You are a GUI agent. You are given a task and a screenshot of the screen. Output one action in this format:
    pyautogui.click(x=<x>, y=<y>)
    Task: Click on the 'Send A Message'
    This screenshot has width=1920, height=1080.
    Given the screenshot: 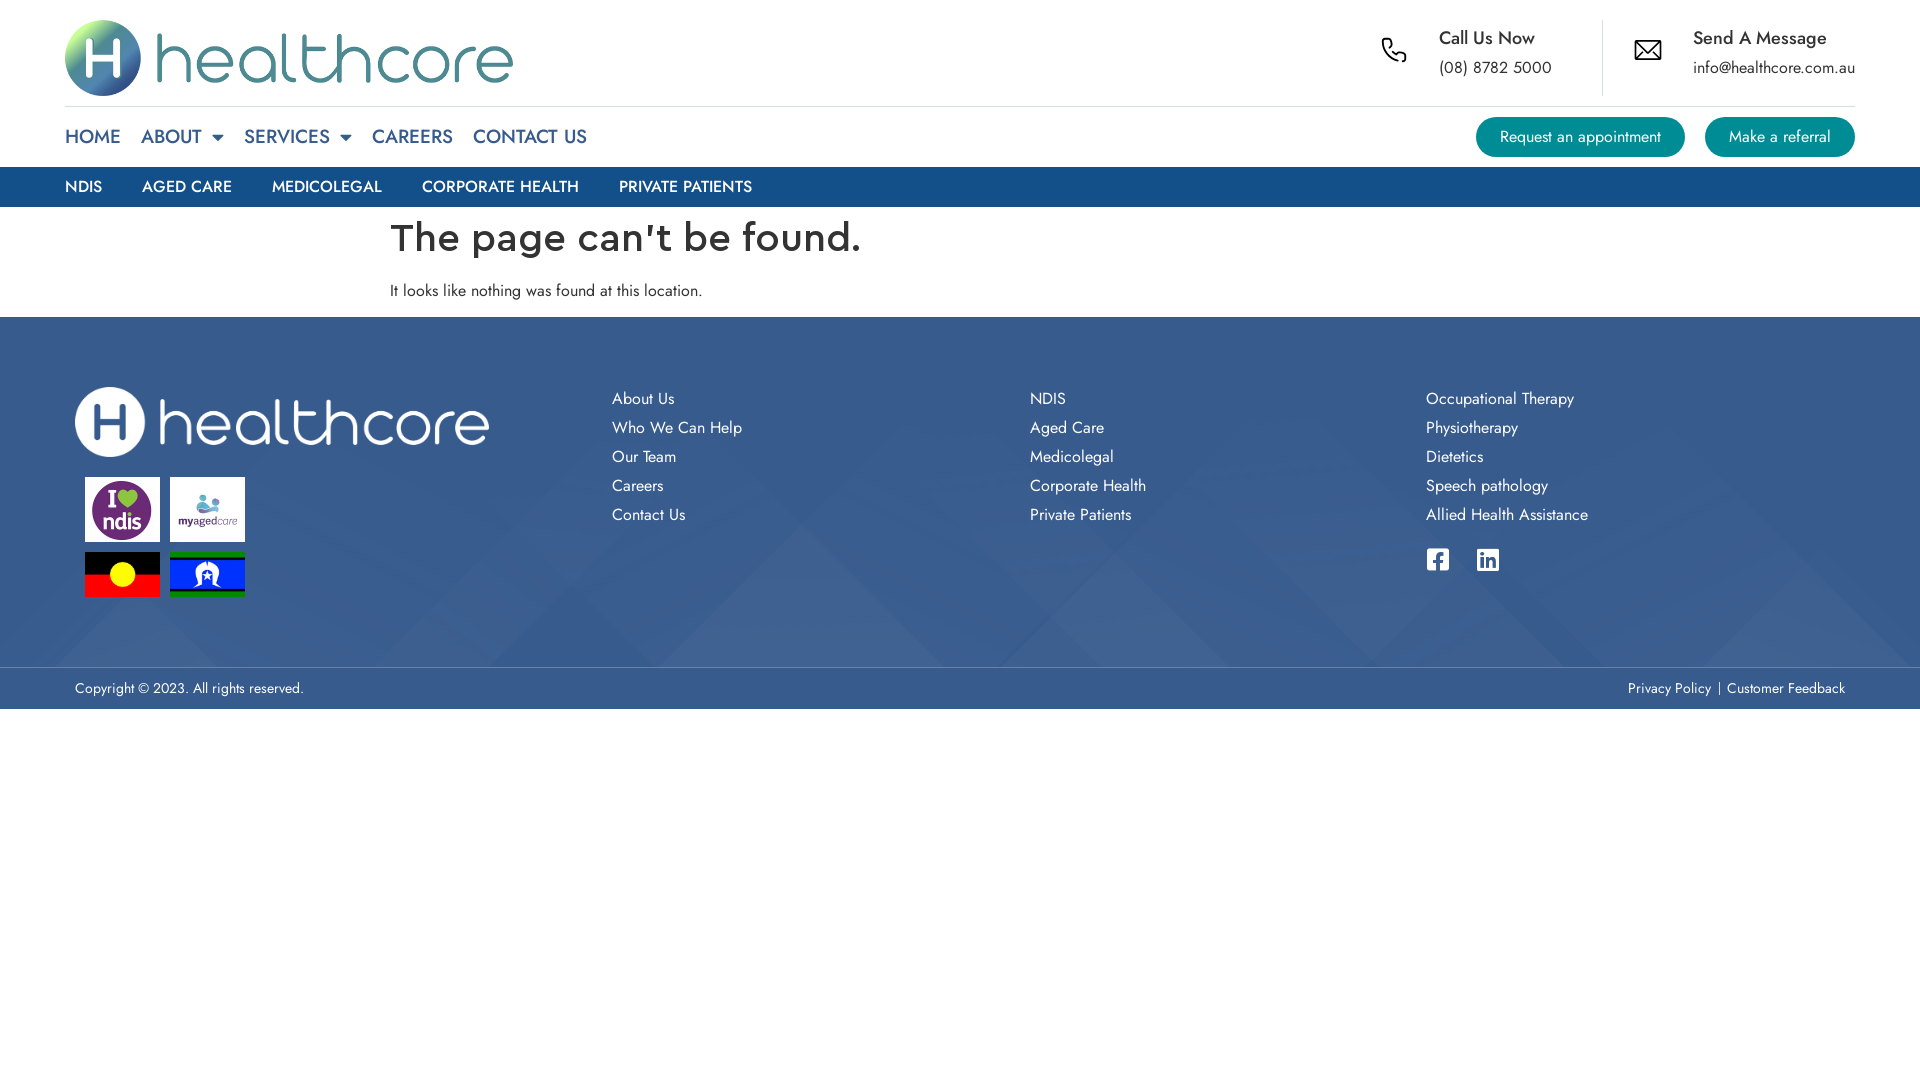 What is the action you would take?
    pyautogui.click(x=1760, y=38)
    